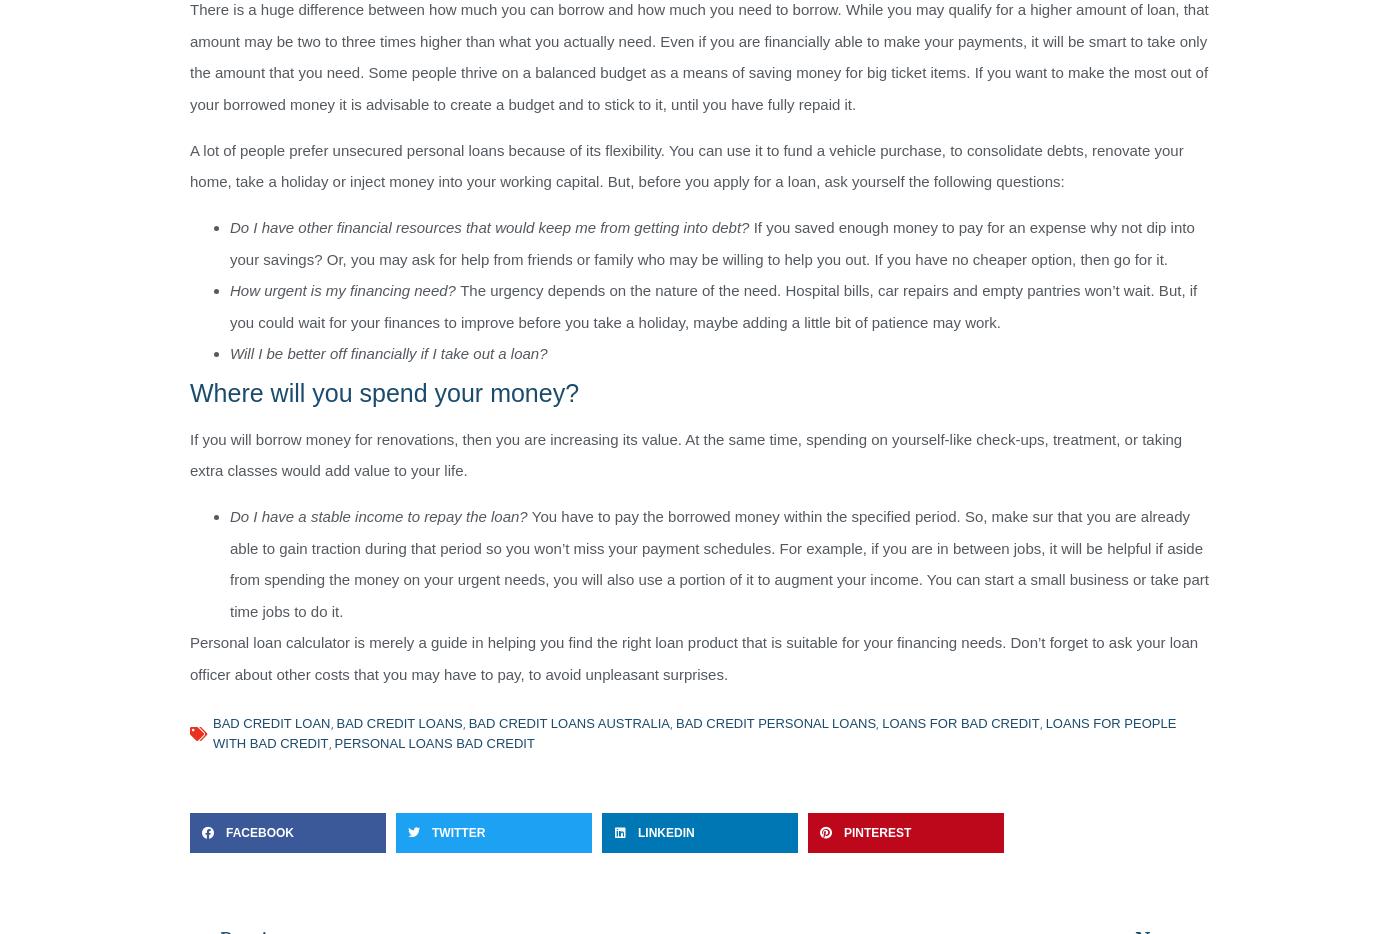 This screenshot has height=934, width=1400. Describe the element at coordinates (568, 723) in the screenshot. I see `'bad credit loans australia'` at that location.